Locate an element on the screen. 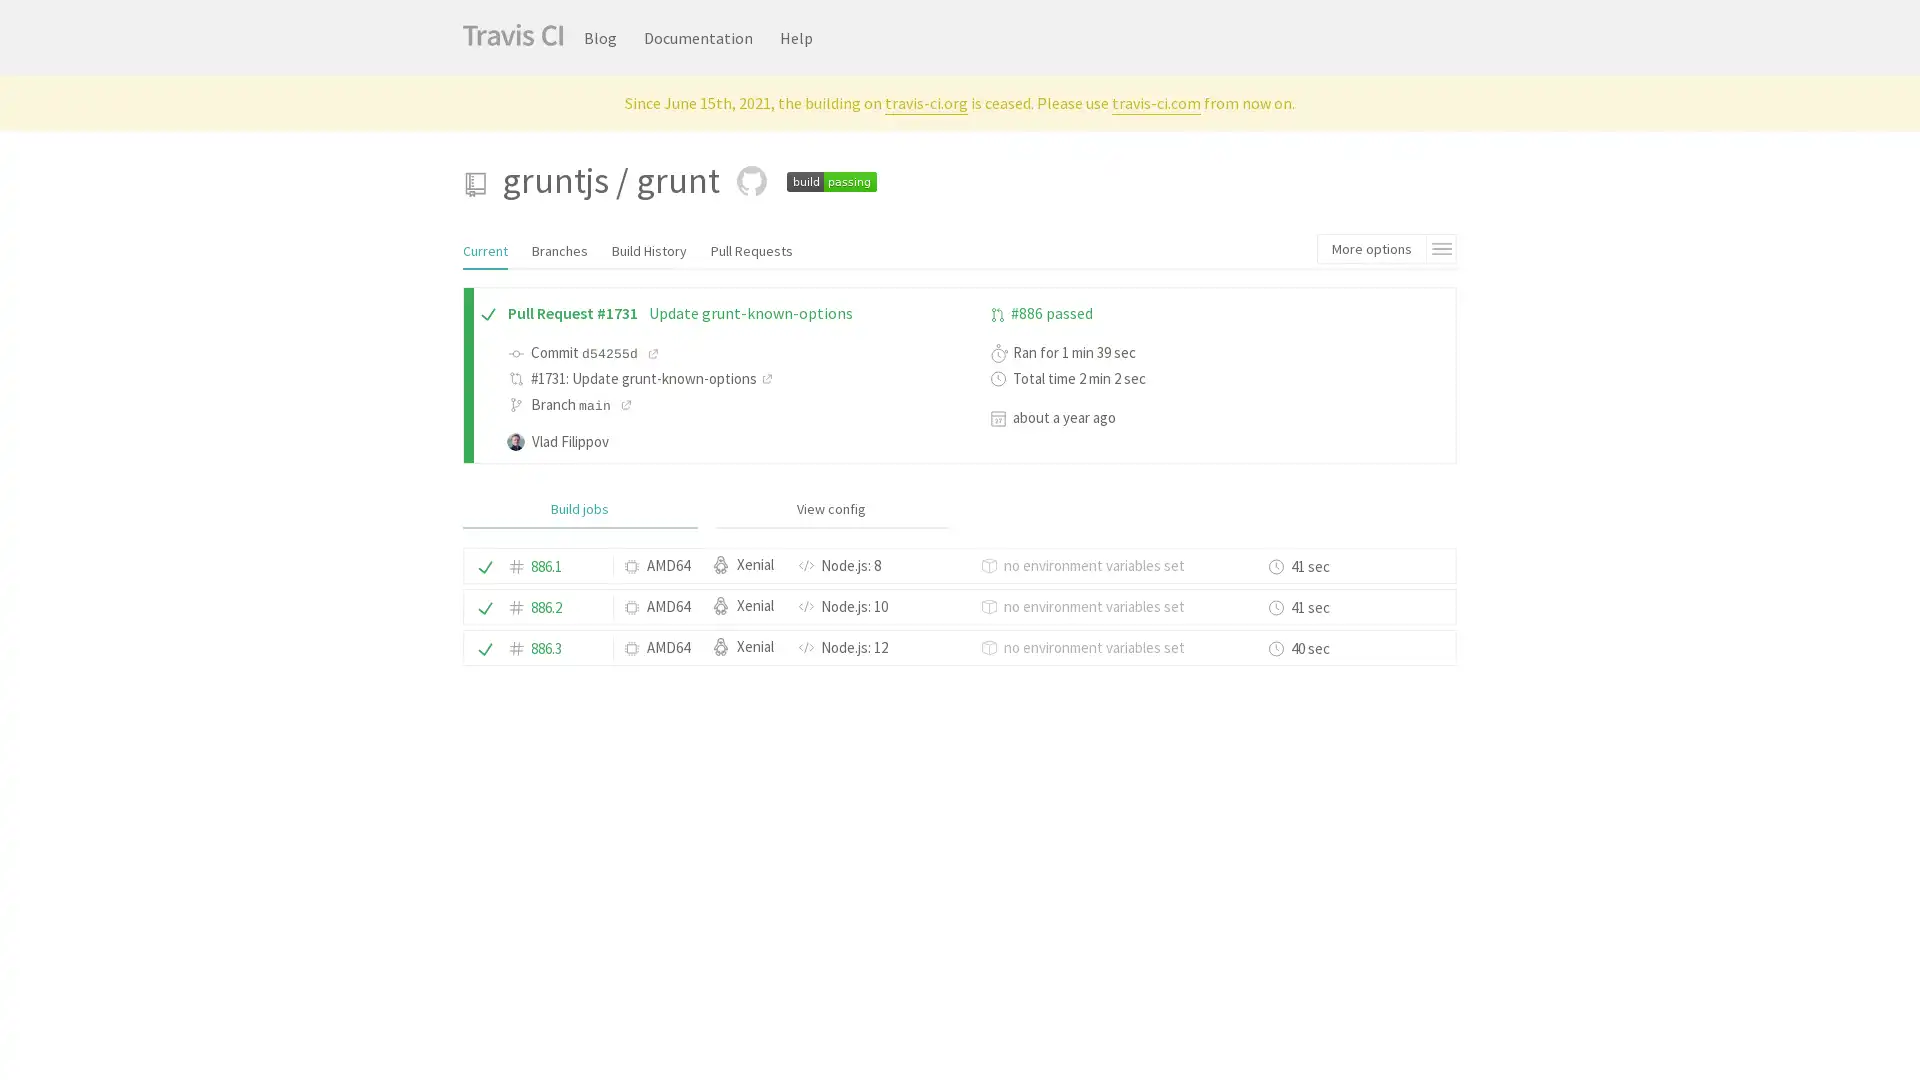 Image resolution: width=1920 pixels, height=1080 pixels. More options is located at coordinates (1386, 246).